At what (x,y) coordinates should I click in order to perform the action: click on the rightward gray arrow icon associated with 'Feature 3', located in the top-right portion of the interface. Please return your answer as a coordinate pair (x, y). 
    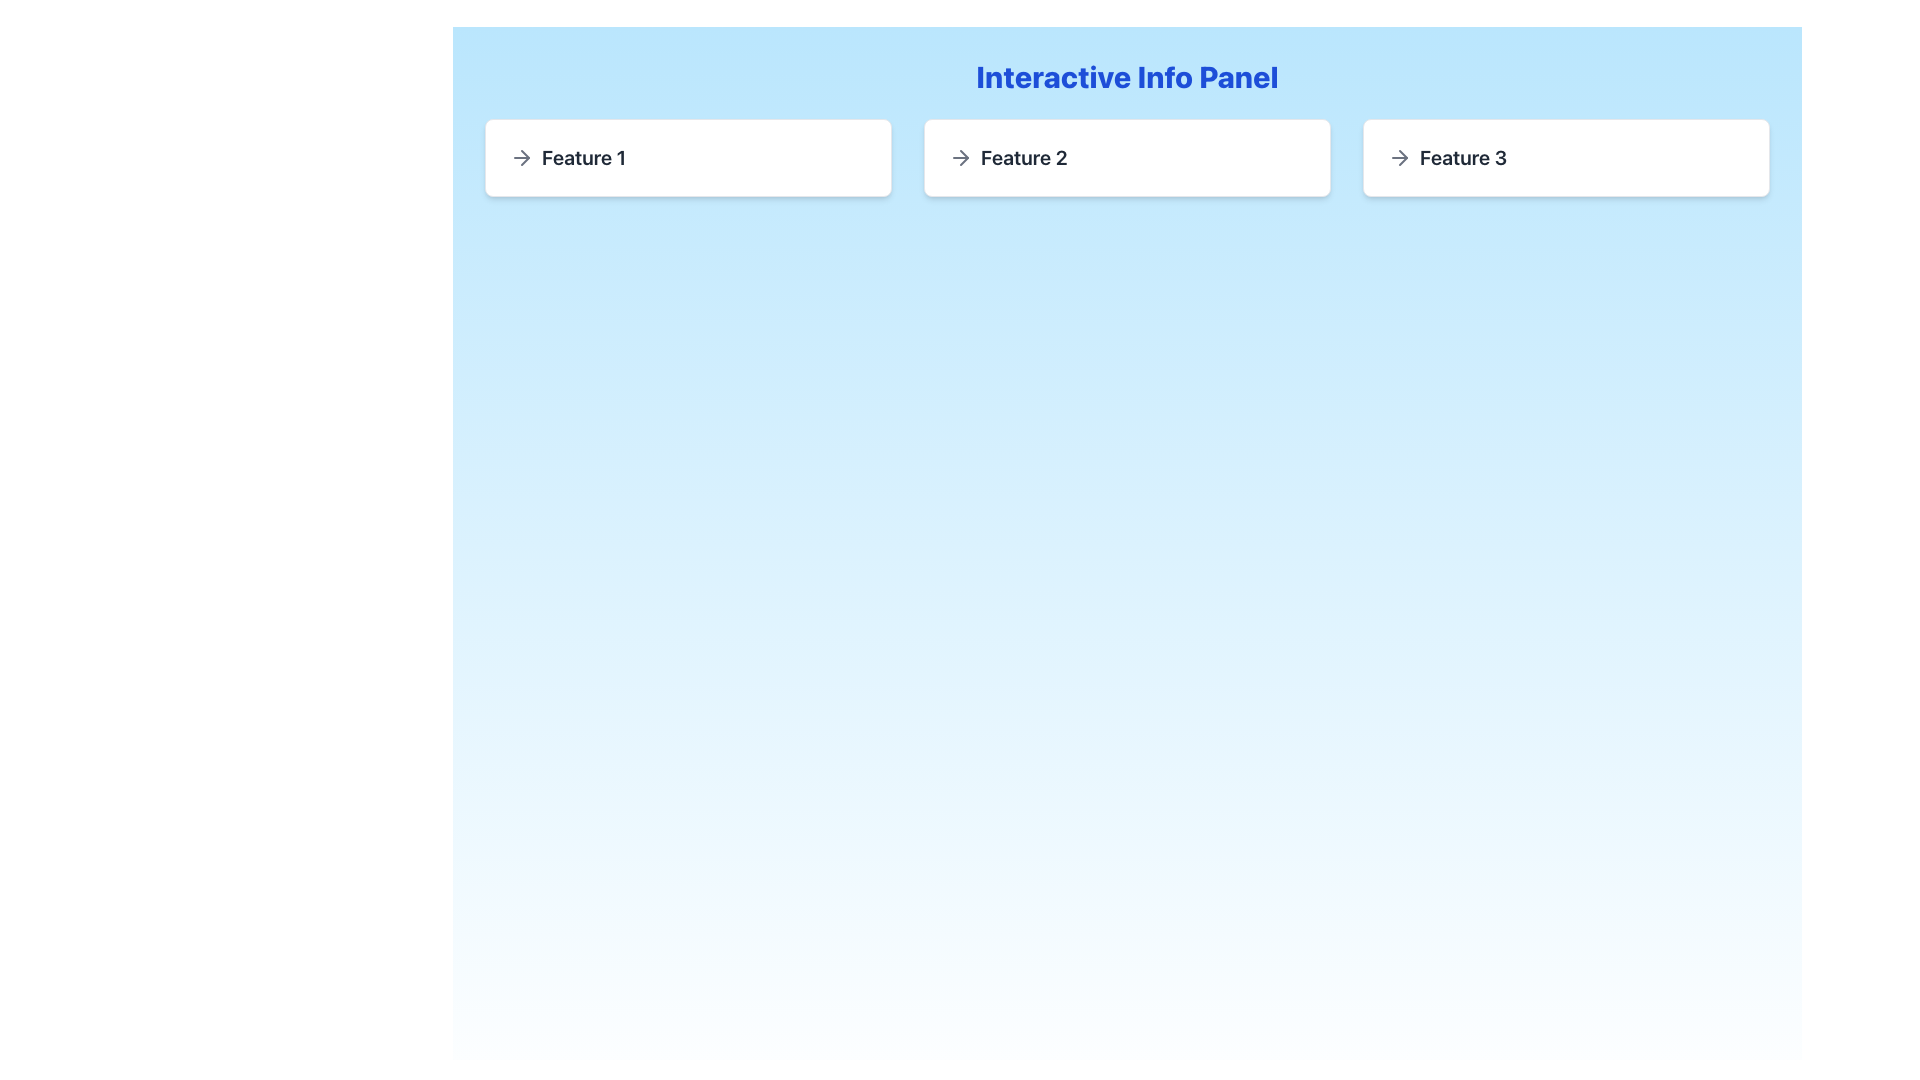
    Looking at the image, I should click on (1399, 157).